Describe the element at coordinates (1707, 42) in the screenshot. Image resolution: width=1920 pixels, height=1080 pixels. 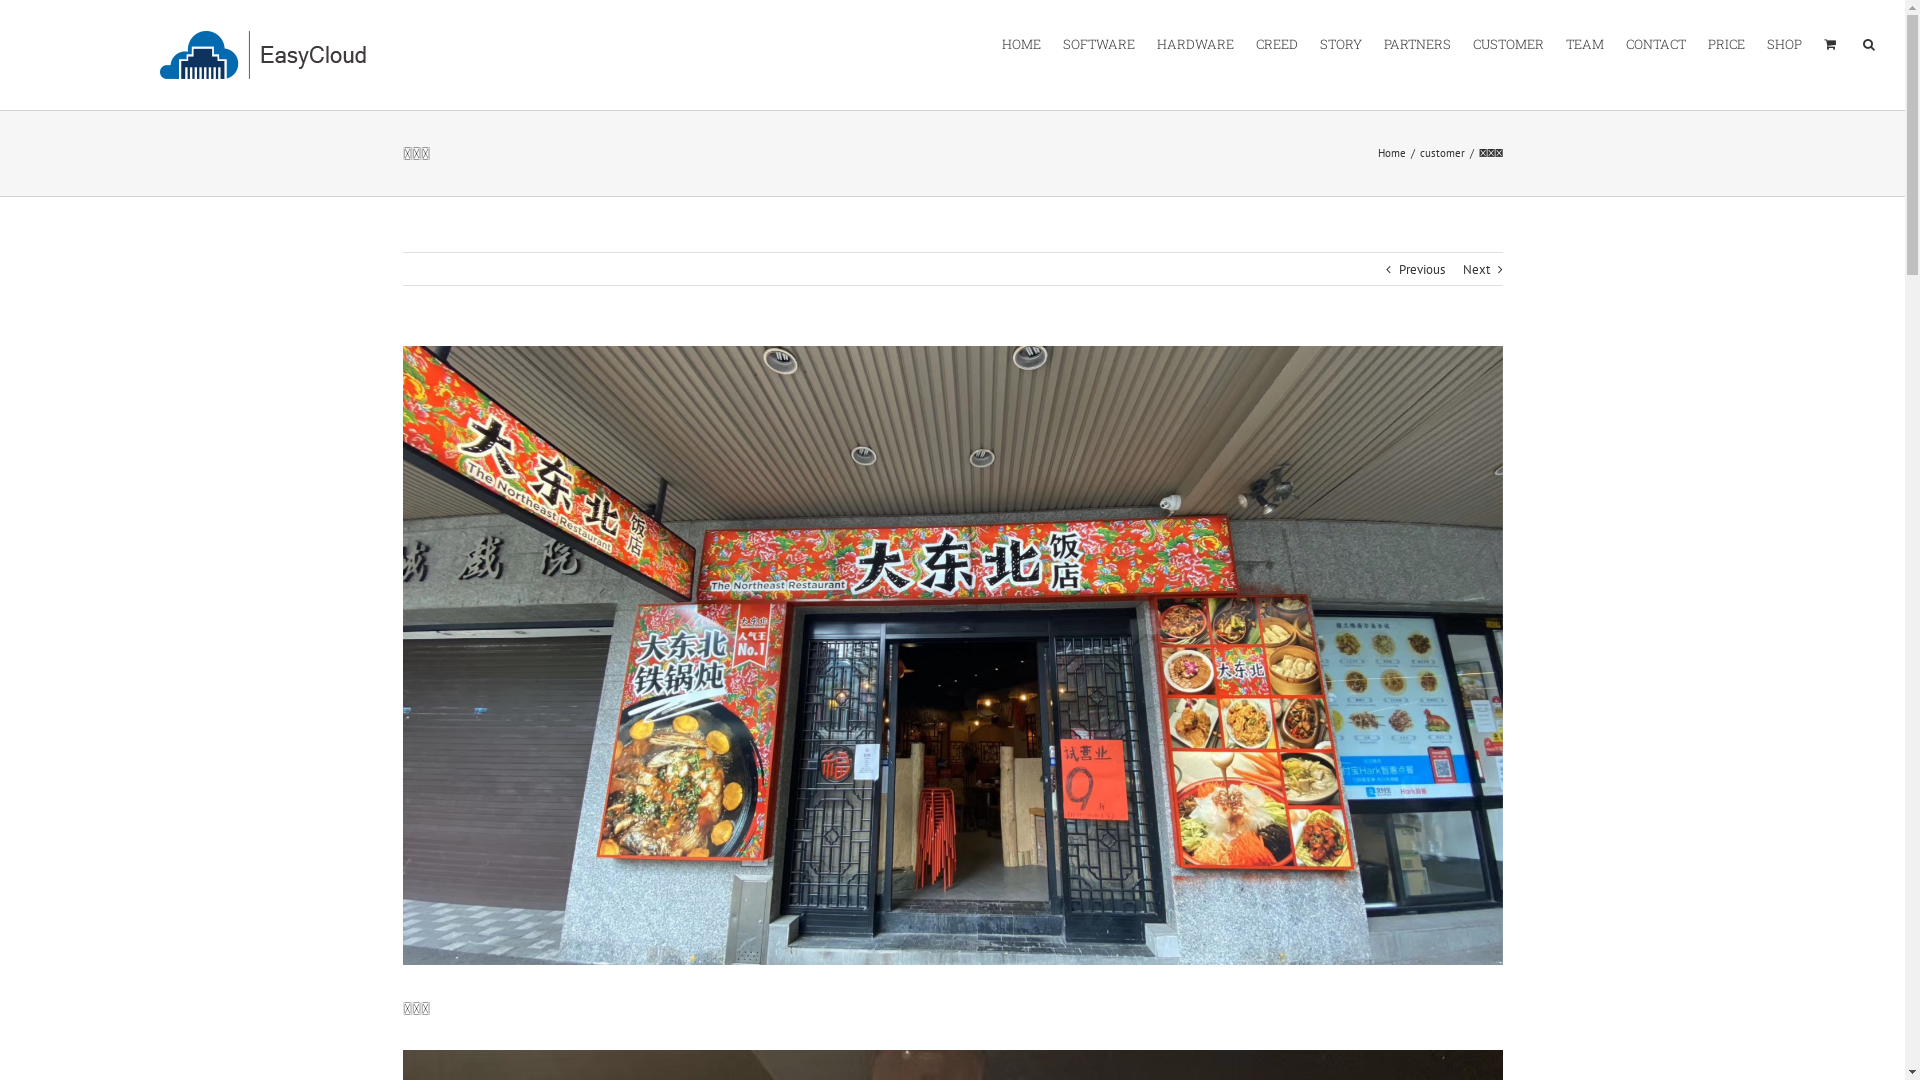
I see `'PRICE'` at that location.